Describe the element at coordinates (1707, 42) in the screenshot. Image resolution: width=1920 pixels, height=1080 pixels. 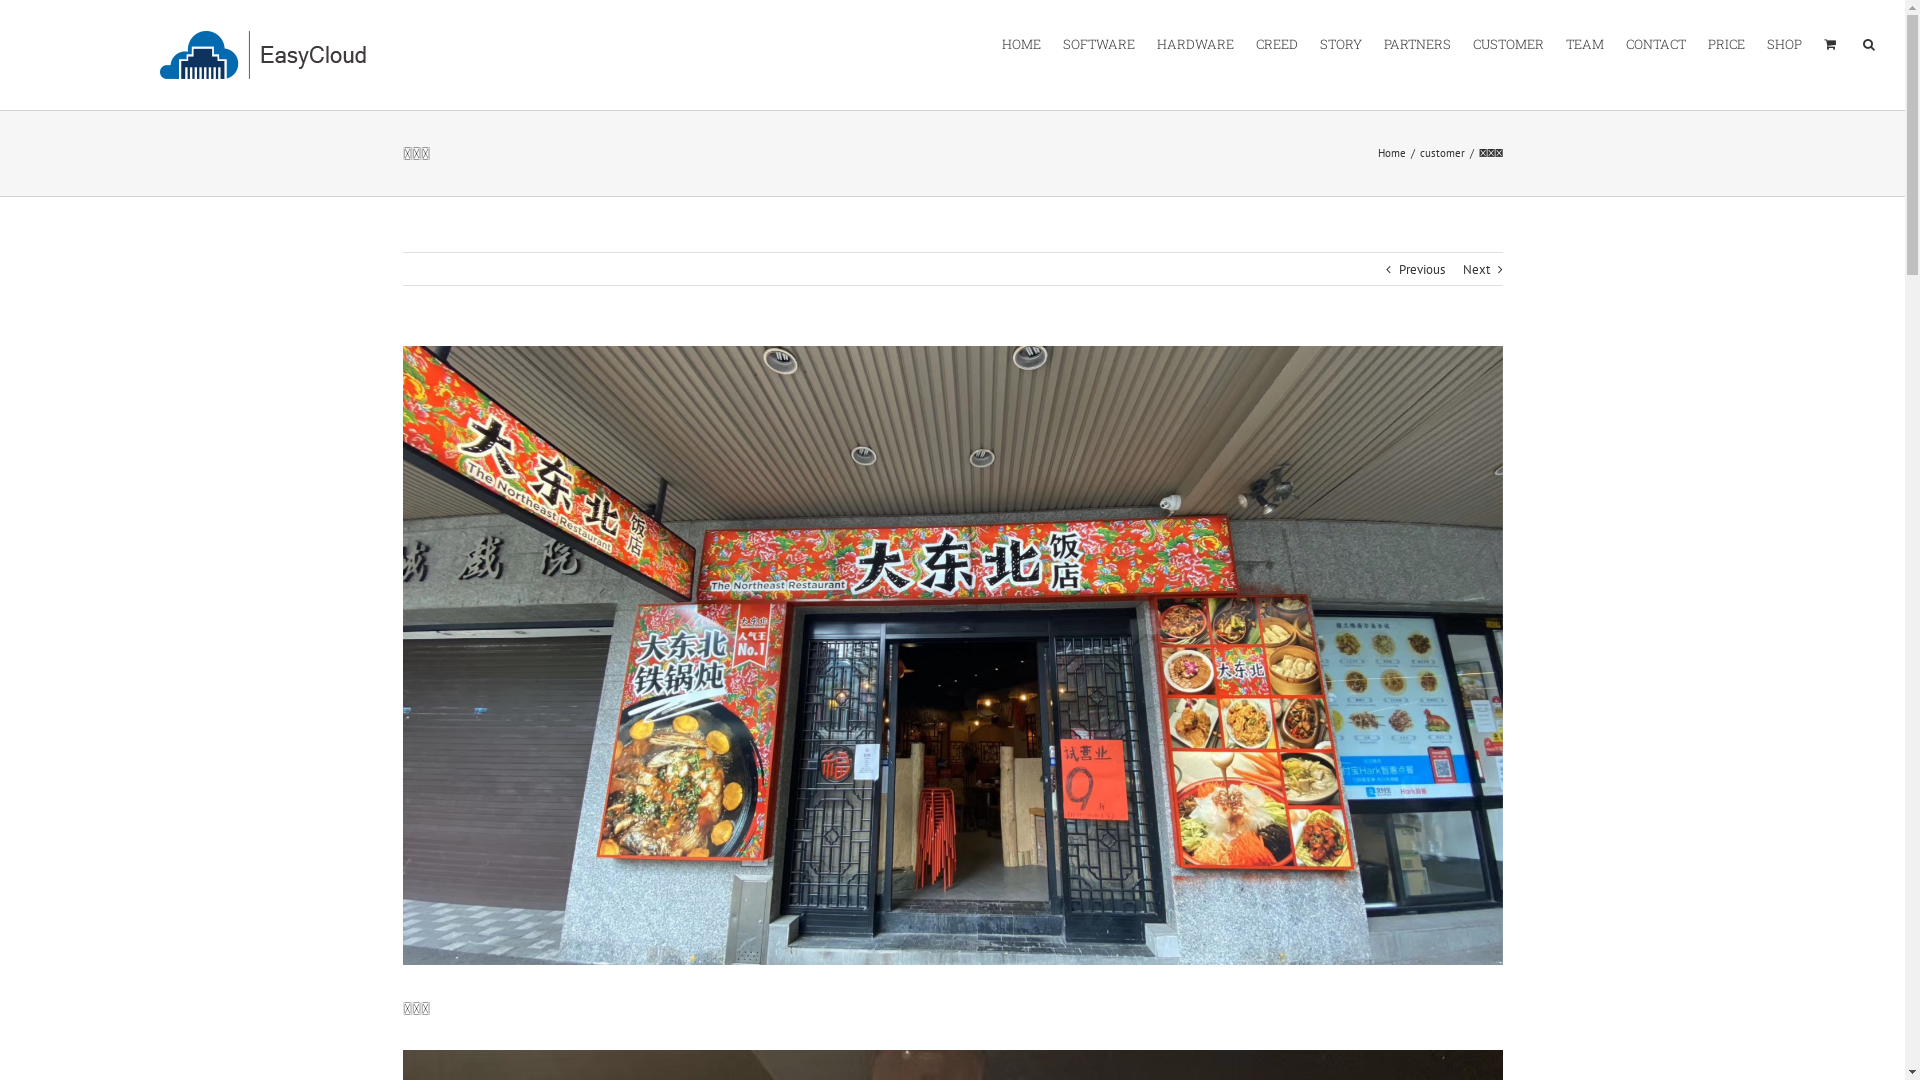
I see `'PRICE'` at that location.